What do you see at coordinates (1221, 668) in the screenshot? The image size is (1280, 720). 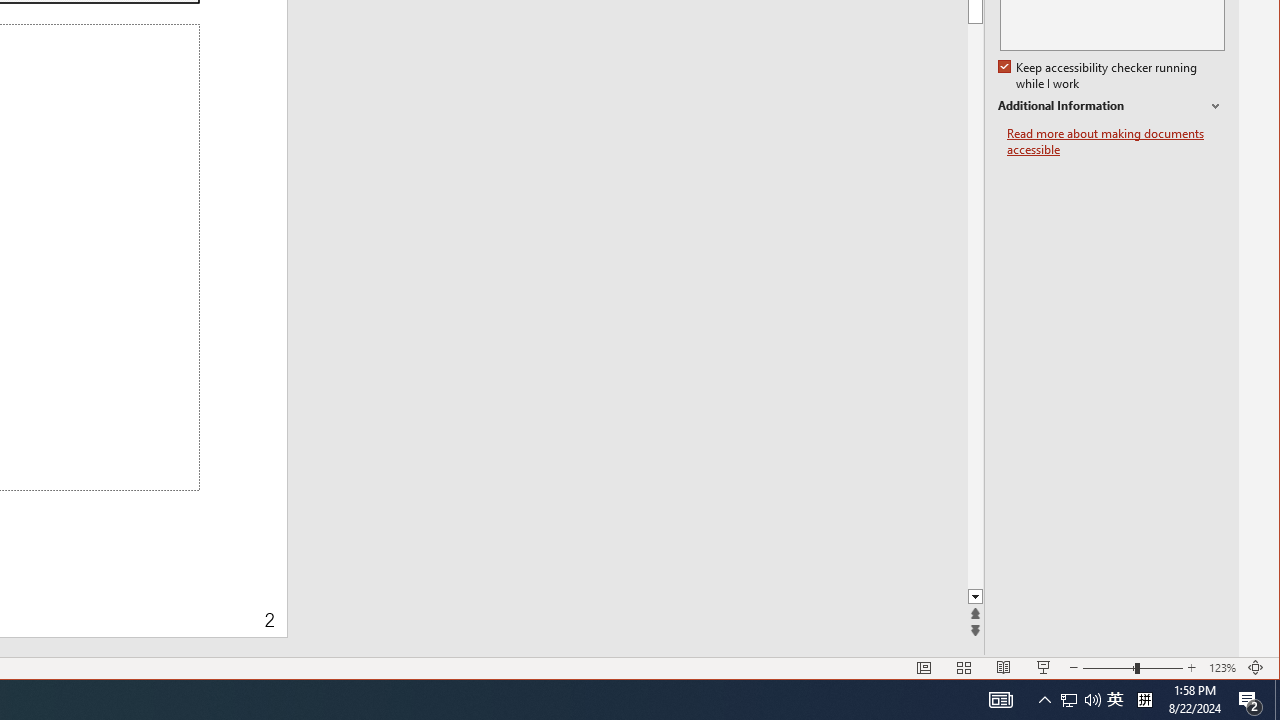 I see `'Zoom 123%'` at bounding box center [1221, 668].